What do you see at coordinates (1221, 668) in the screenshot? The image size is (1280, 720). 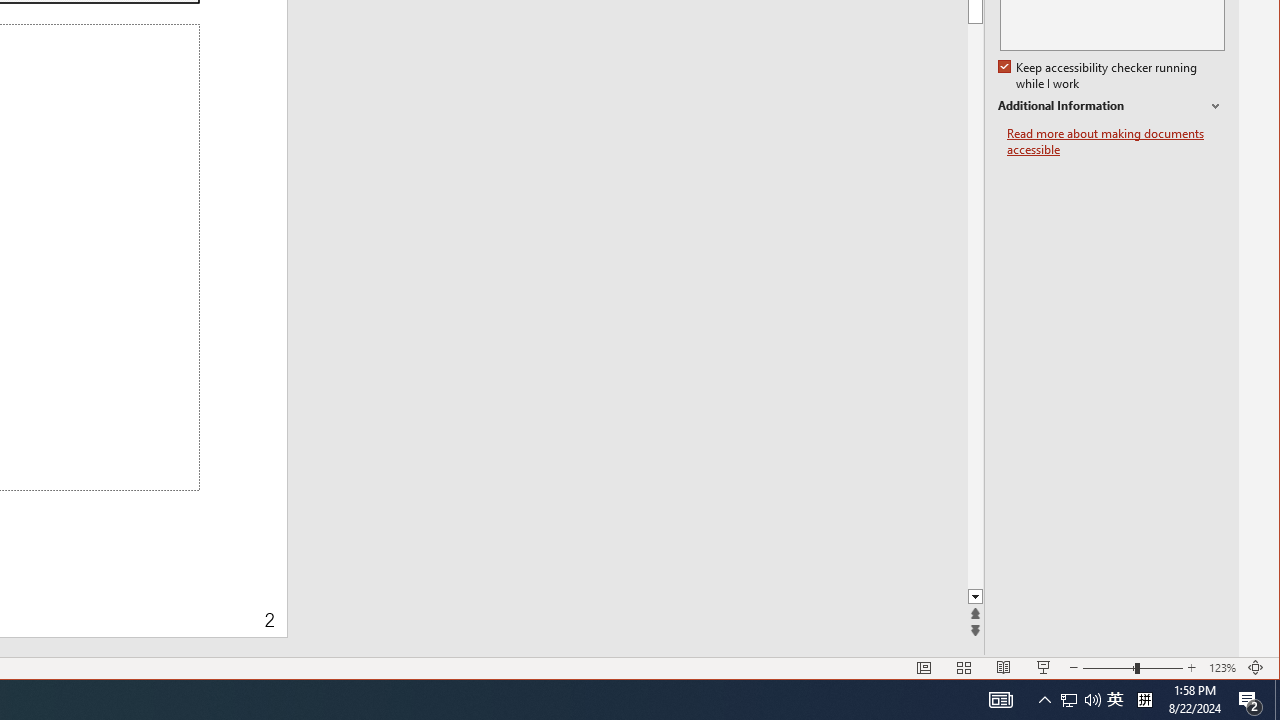 I see `'Zoom 123%'` at bounding box center [1221, 668].